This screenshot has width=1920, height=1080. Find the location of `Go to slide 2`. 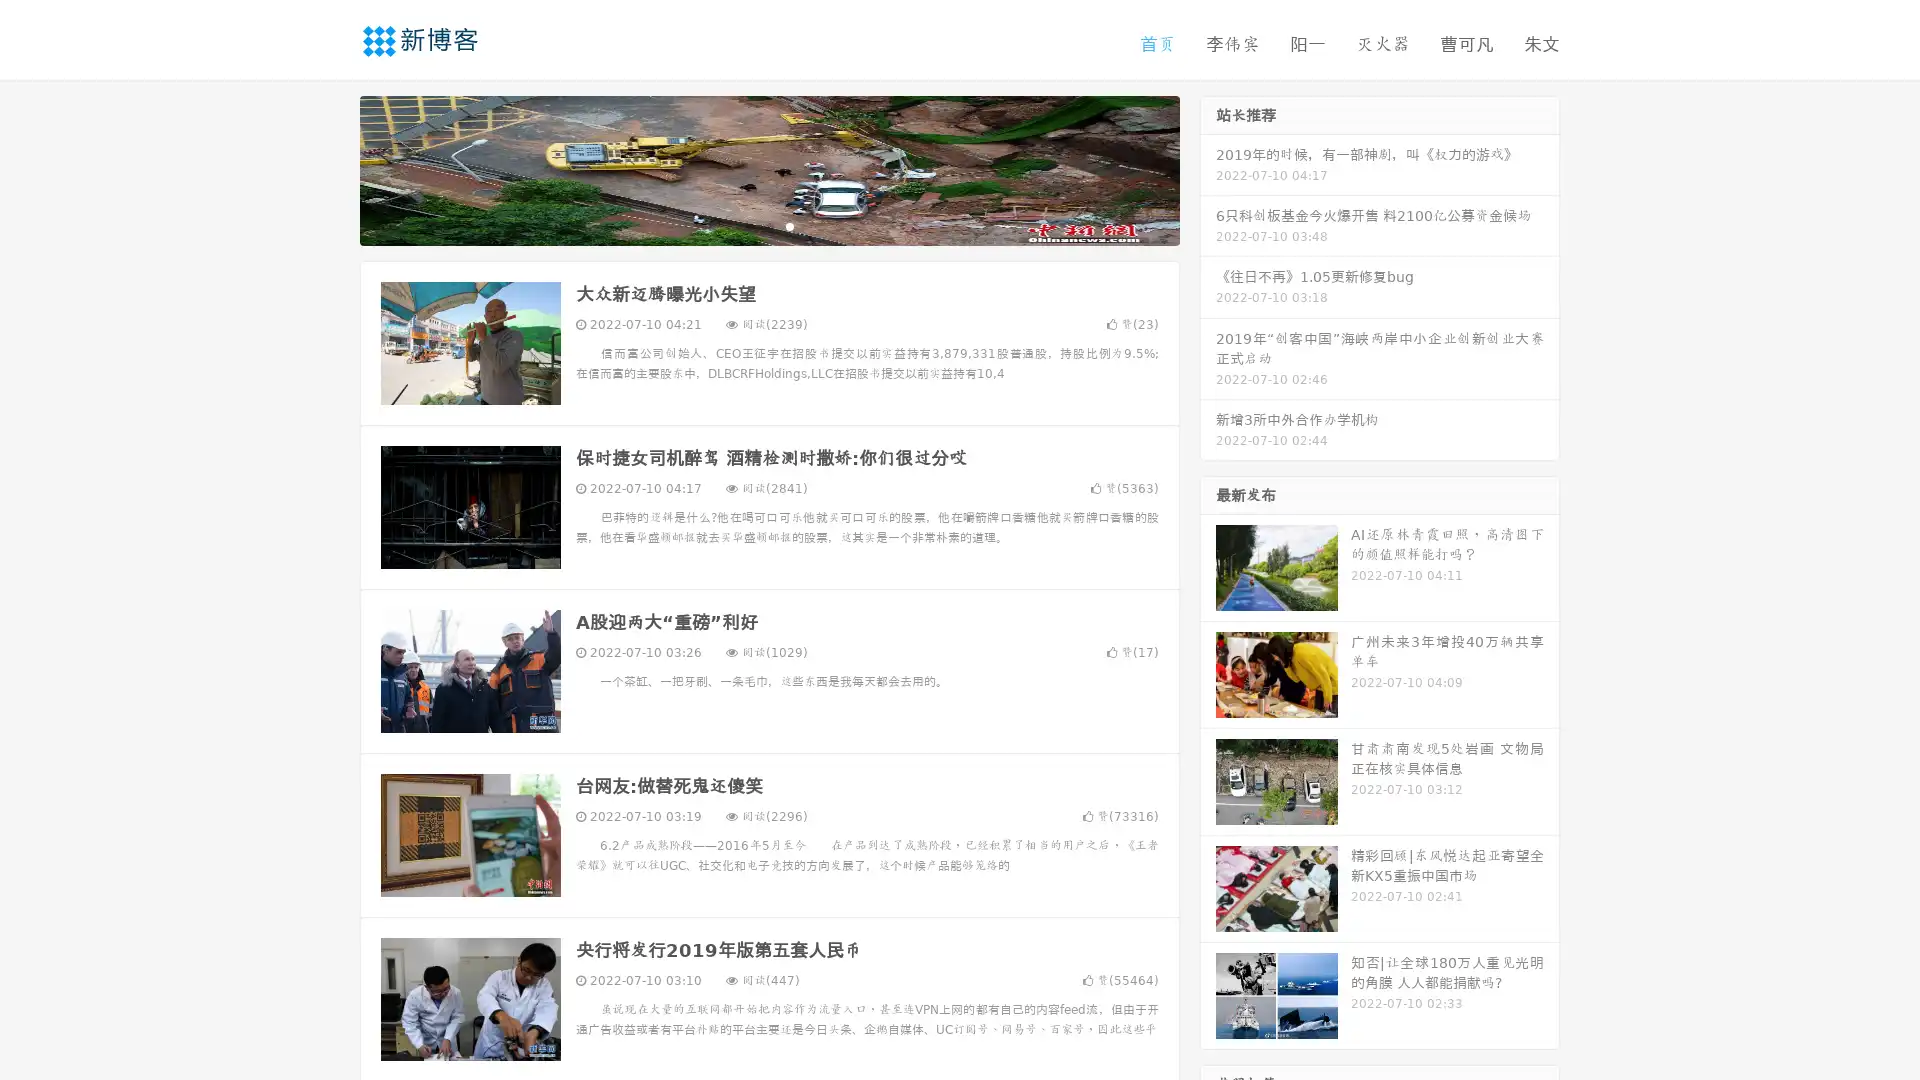

Go to slide 2 is located at coordinates (768, 225).